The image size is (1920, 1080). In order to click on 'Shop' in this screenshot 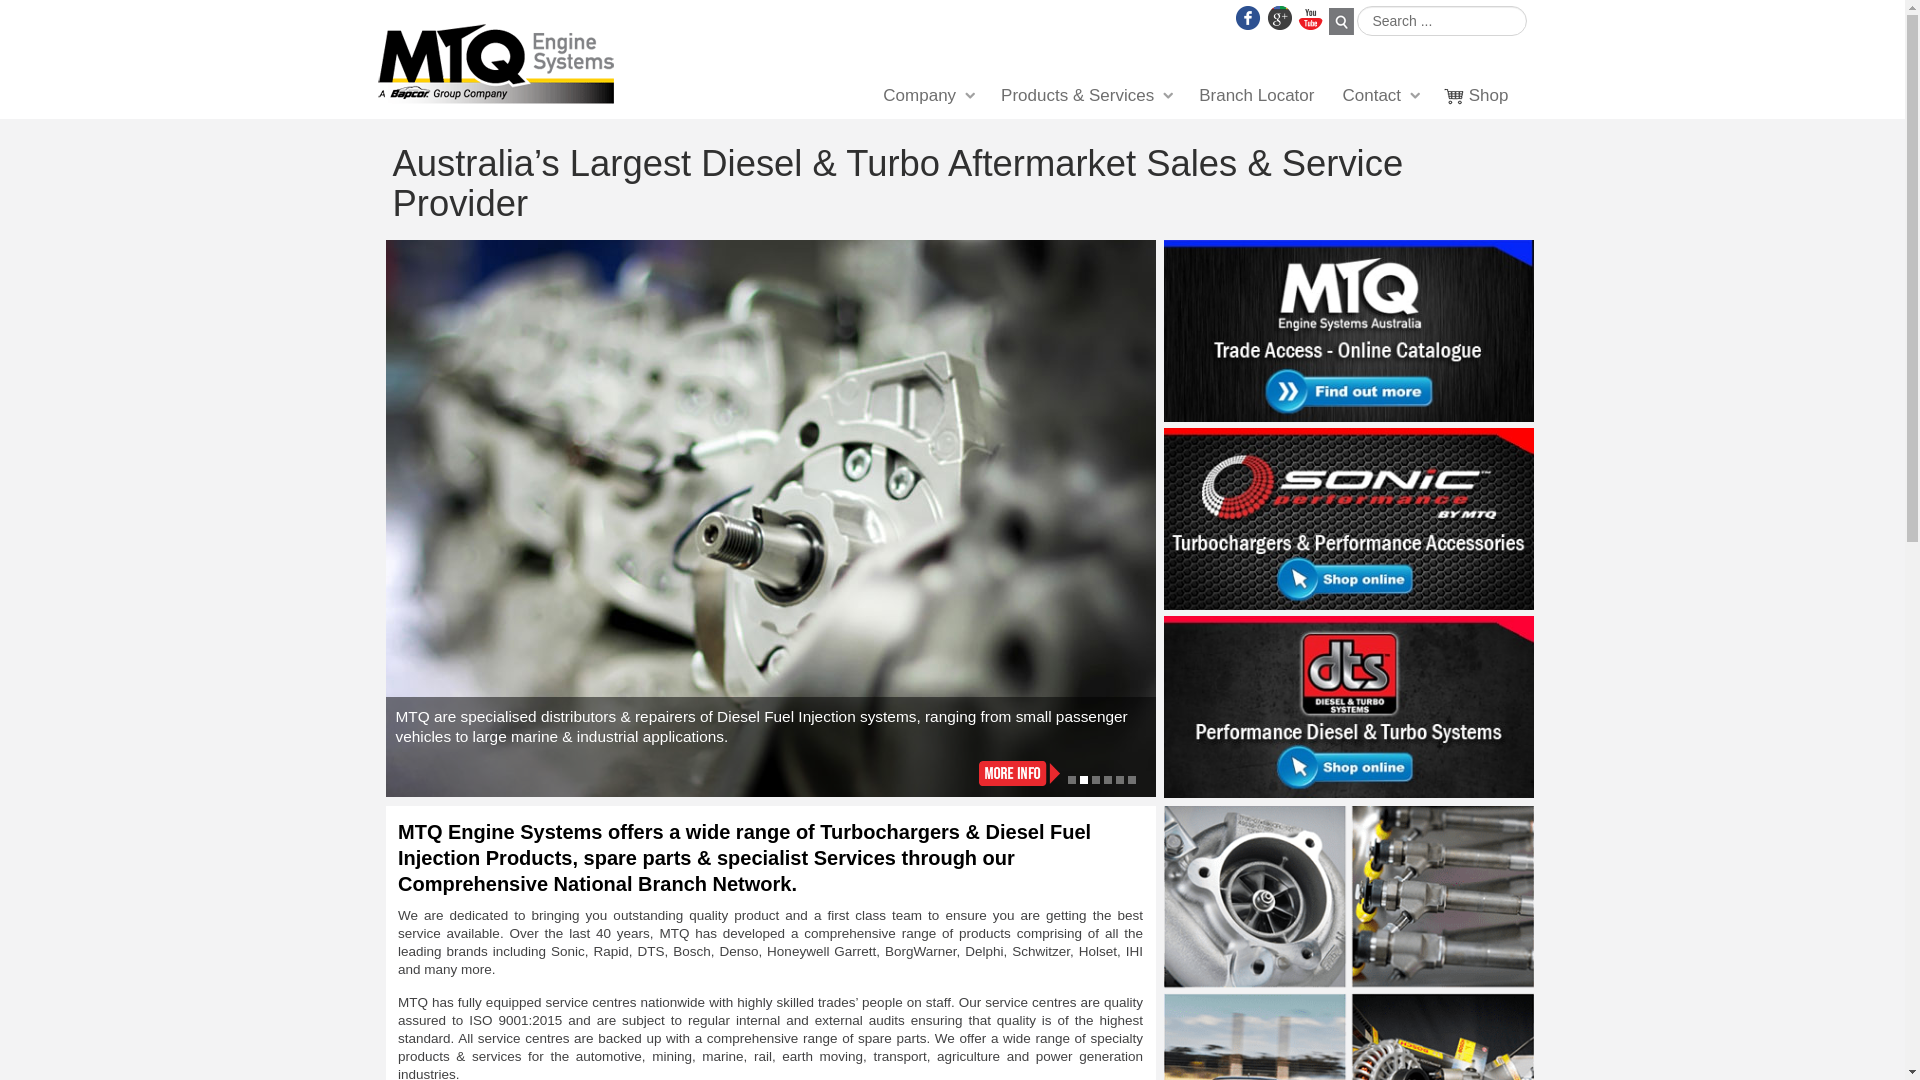, I will do `click(1477, 96)`.